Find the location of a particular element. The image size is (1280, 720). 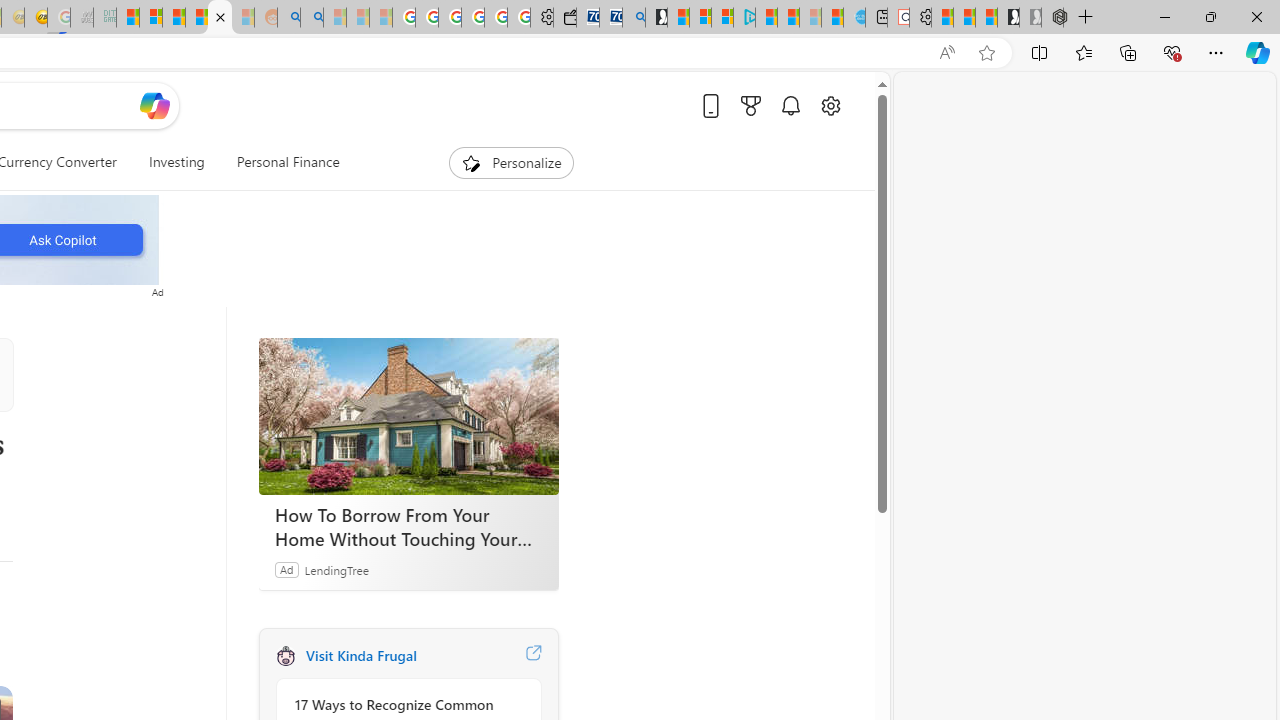

'Utah sues federal government - Search' is located at coordinates (310, 17).